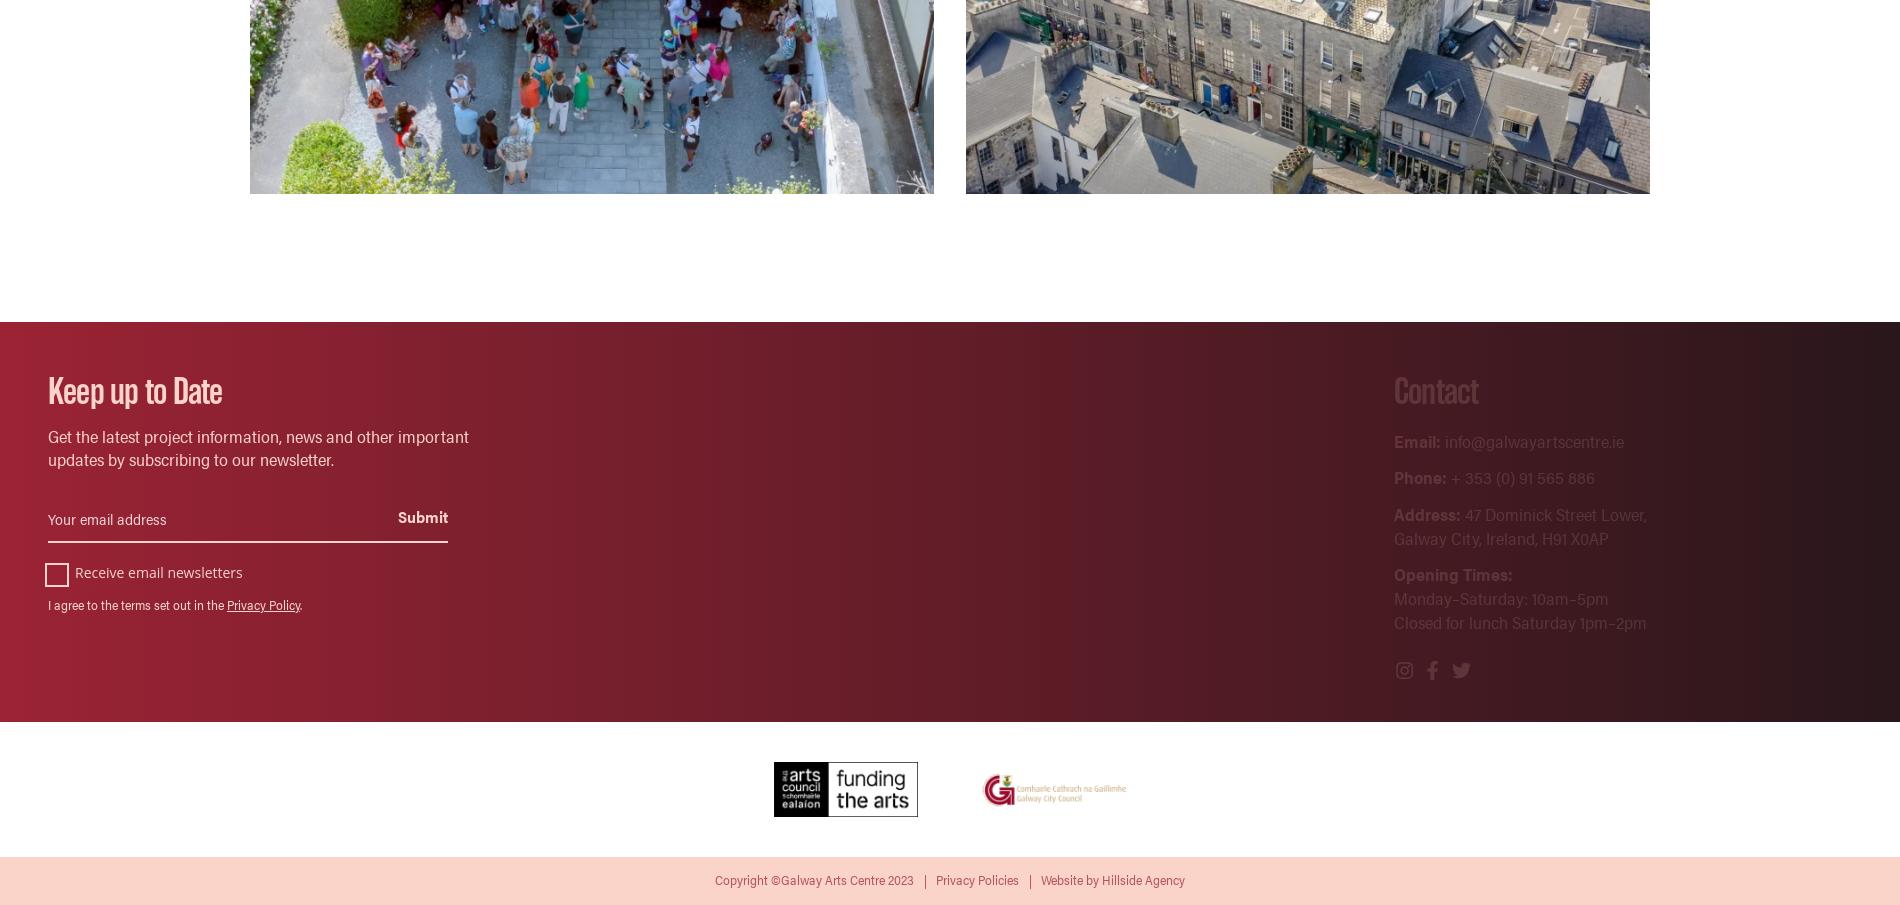 The width and height of the screenshot is (1900, 905). I want to click on '47 Dominick Street Lower,', so click(1459, 512).